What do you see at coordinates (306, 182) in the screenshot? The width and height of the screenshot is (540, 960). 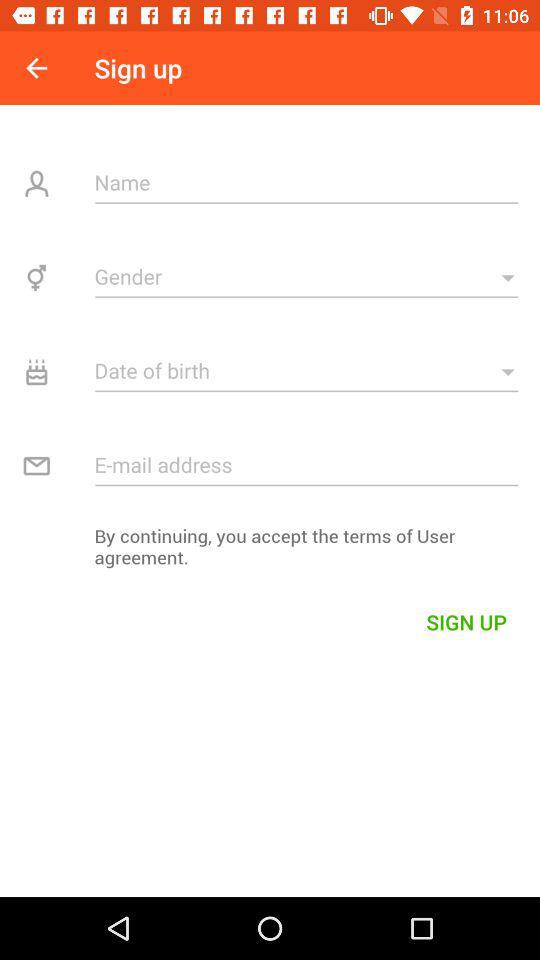 I see `insert name` at bounding box center [306, 182].